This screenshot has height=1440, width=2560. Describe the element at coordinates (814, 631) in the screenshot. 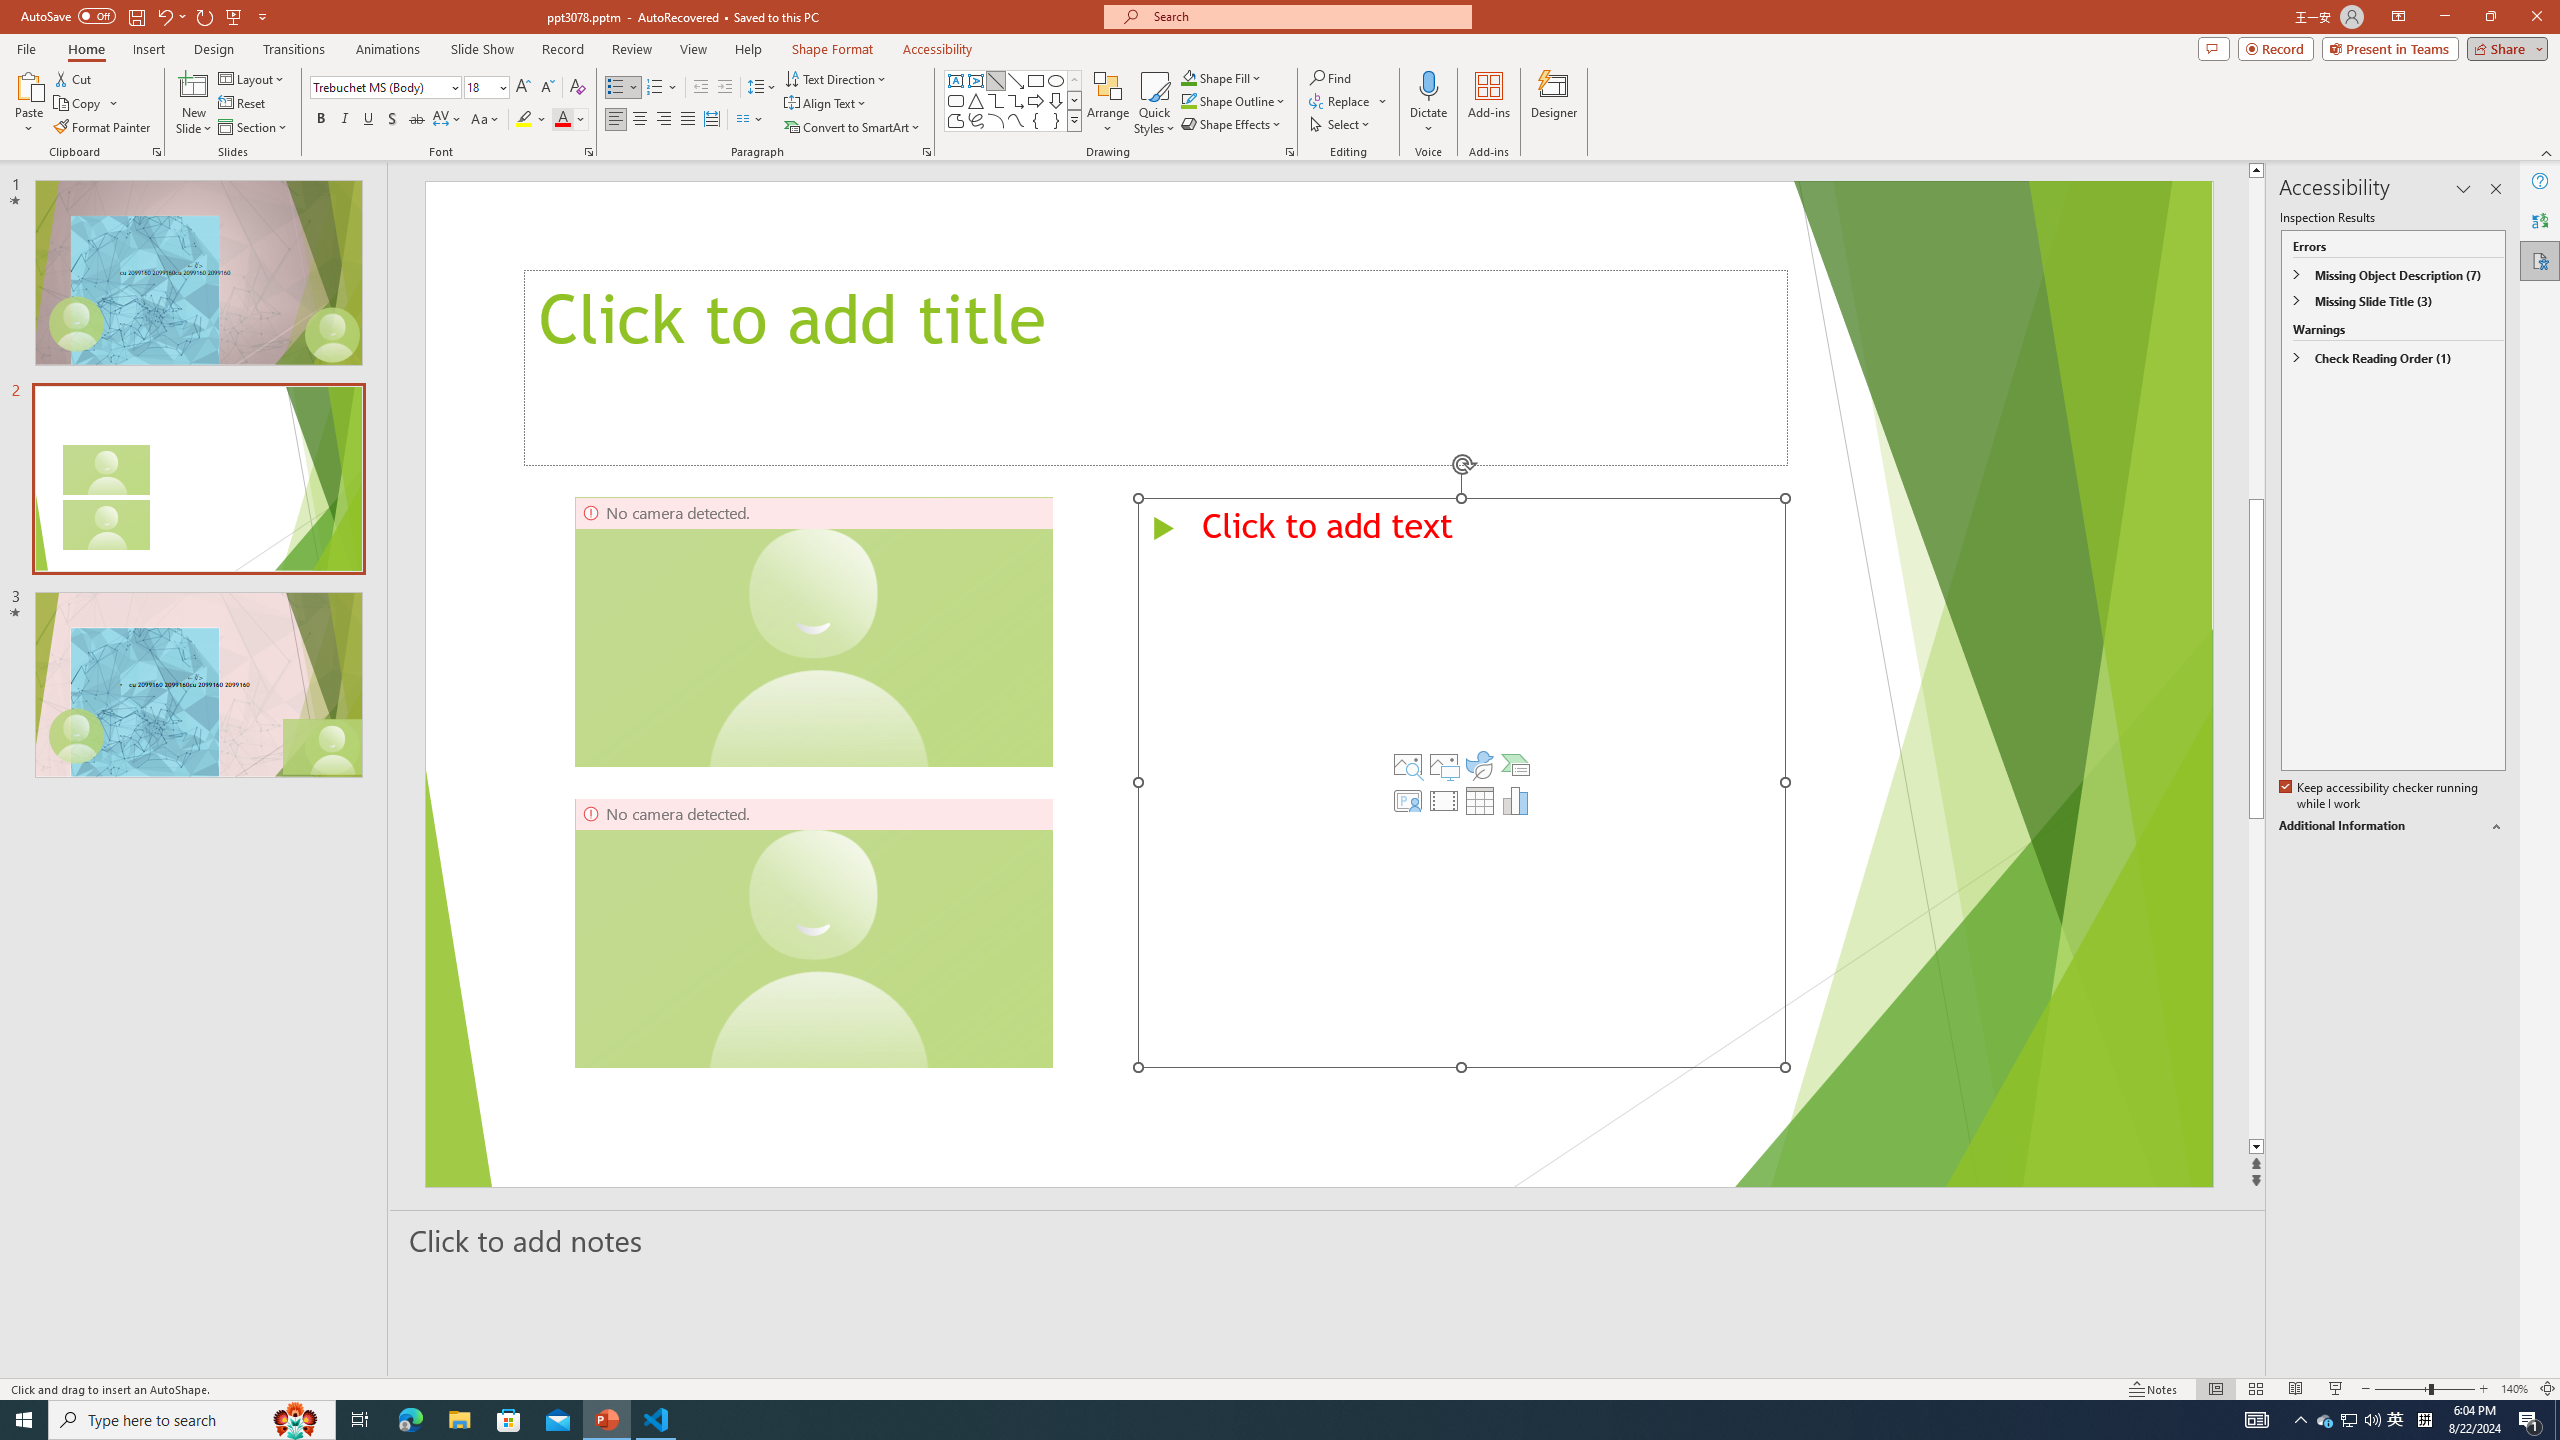

I see `'Camera 3, No camera detected.'` at that location.